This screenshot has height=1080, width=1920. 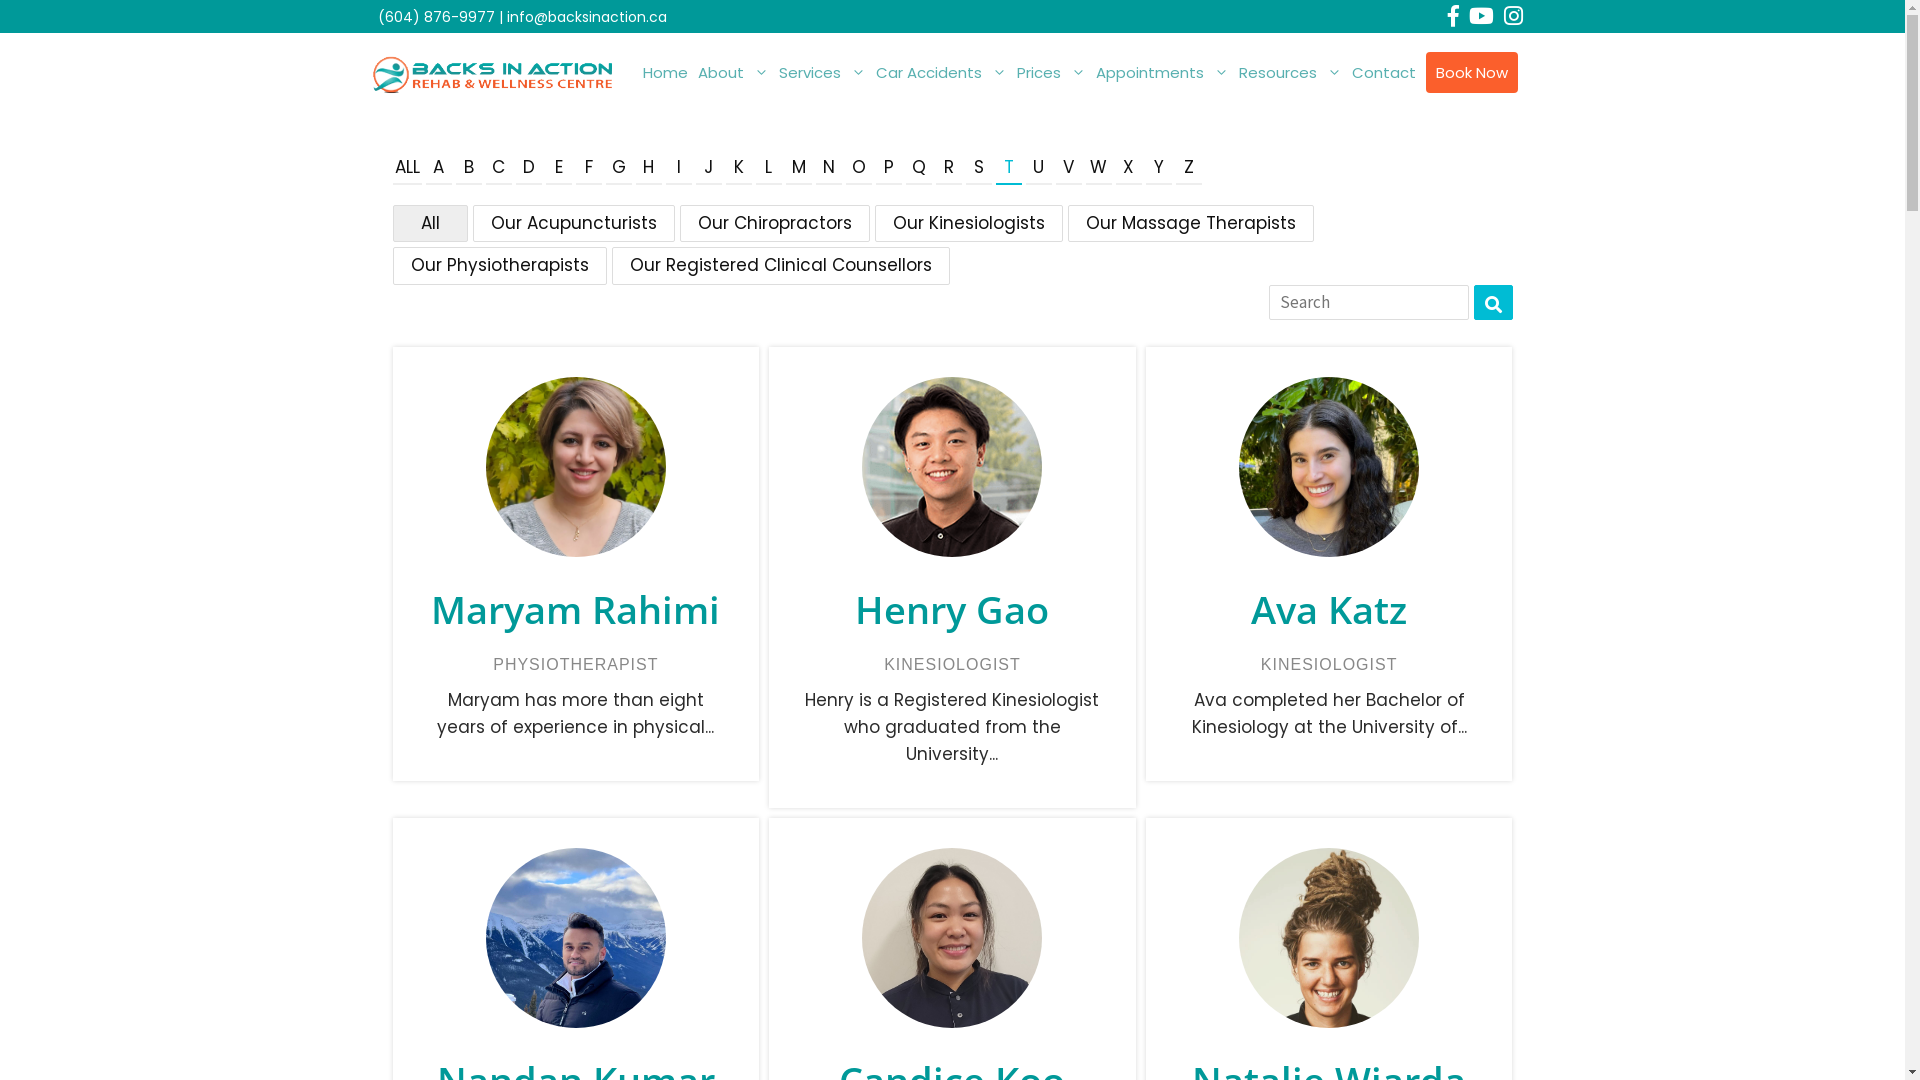 What do you see at coordinates (845, 168) in the screenshot?
I see `'O'` at bounding box center [845, 168].